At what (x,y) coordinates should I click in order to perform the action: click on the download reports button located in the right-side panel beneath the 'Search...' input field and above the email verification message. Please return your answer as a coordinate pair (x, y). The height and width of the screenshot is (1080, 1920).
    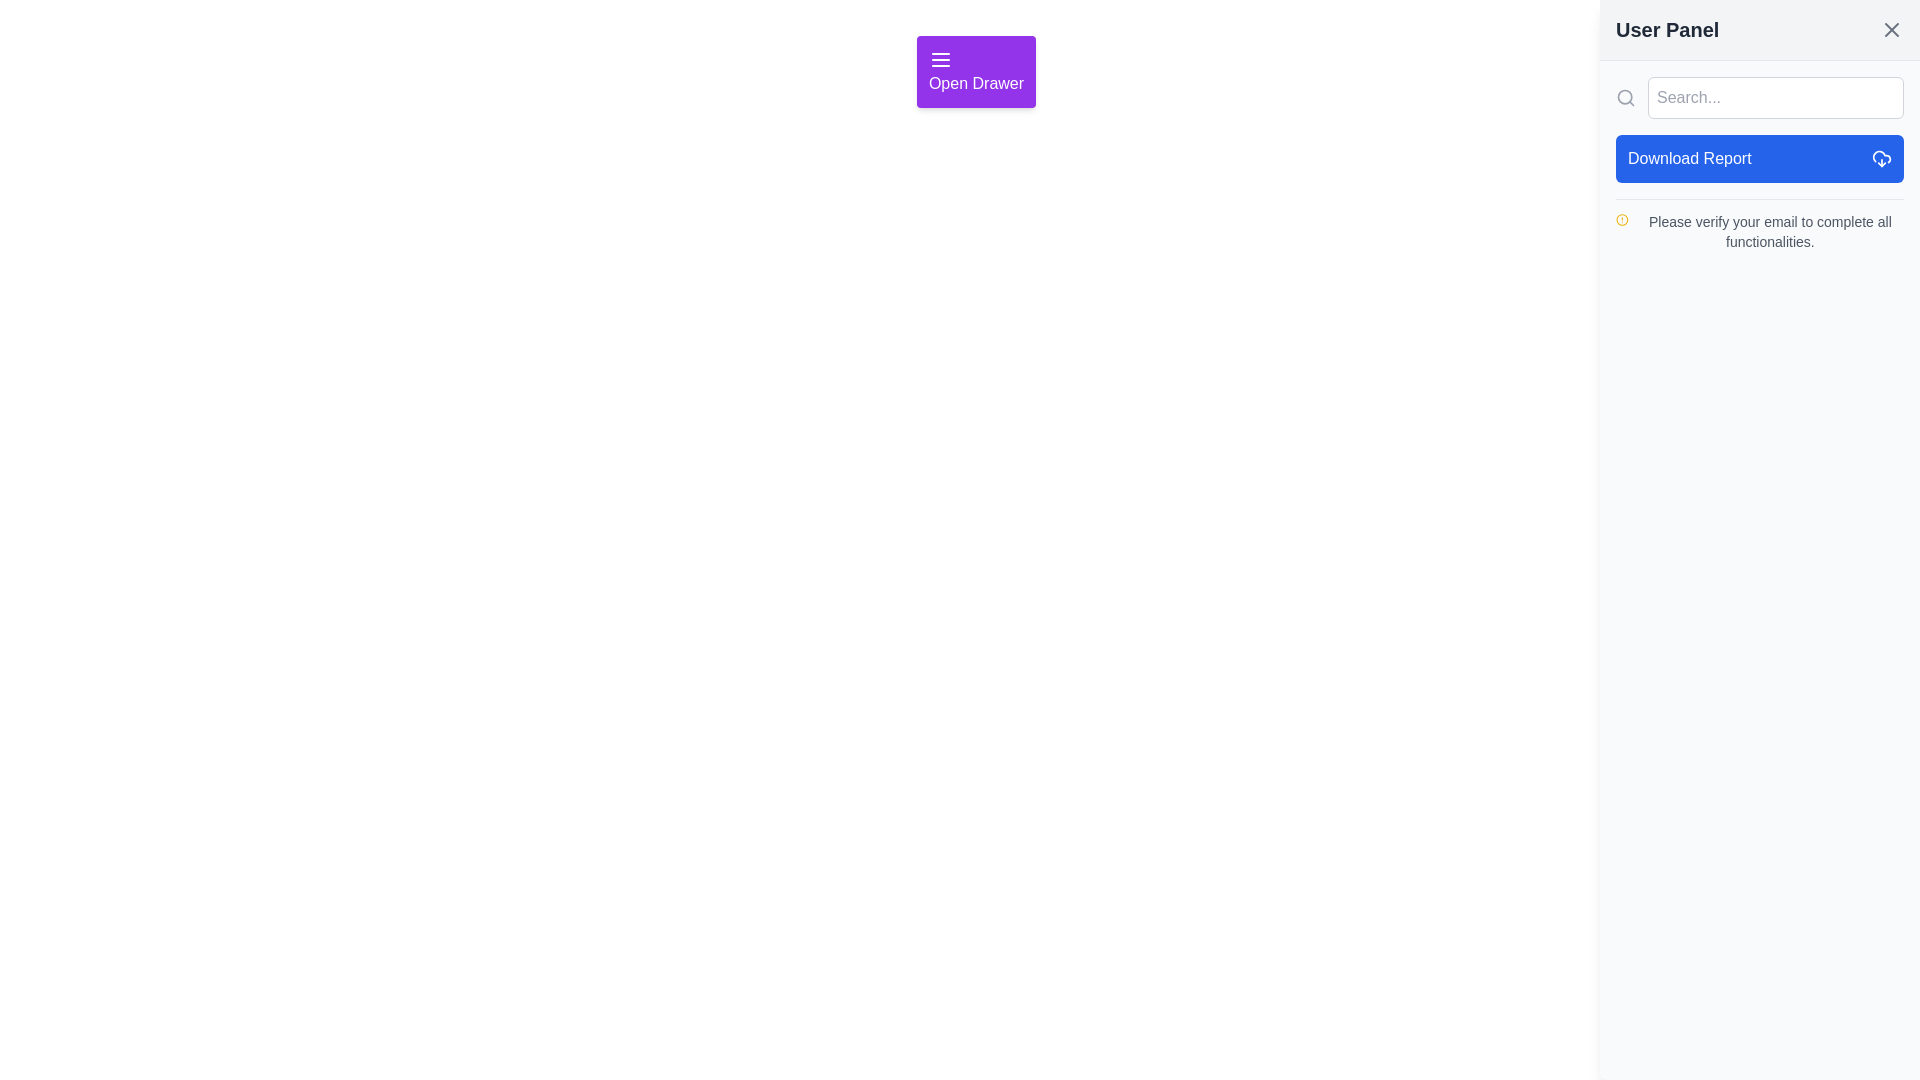
    Looking at the image, I should click on (1760, 157).